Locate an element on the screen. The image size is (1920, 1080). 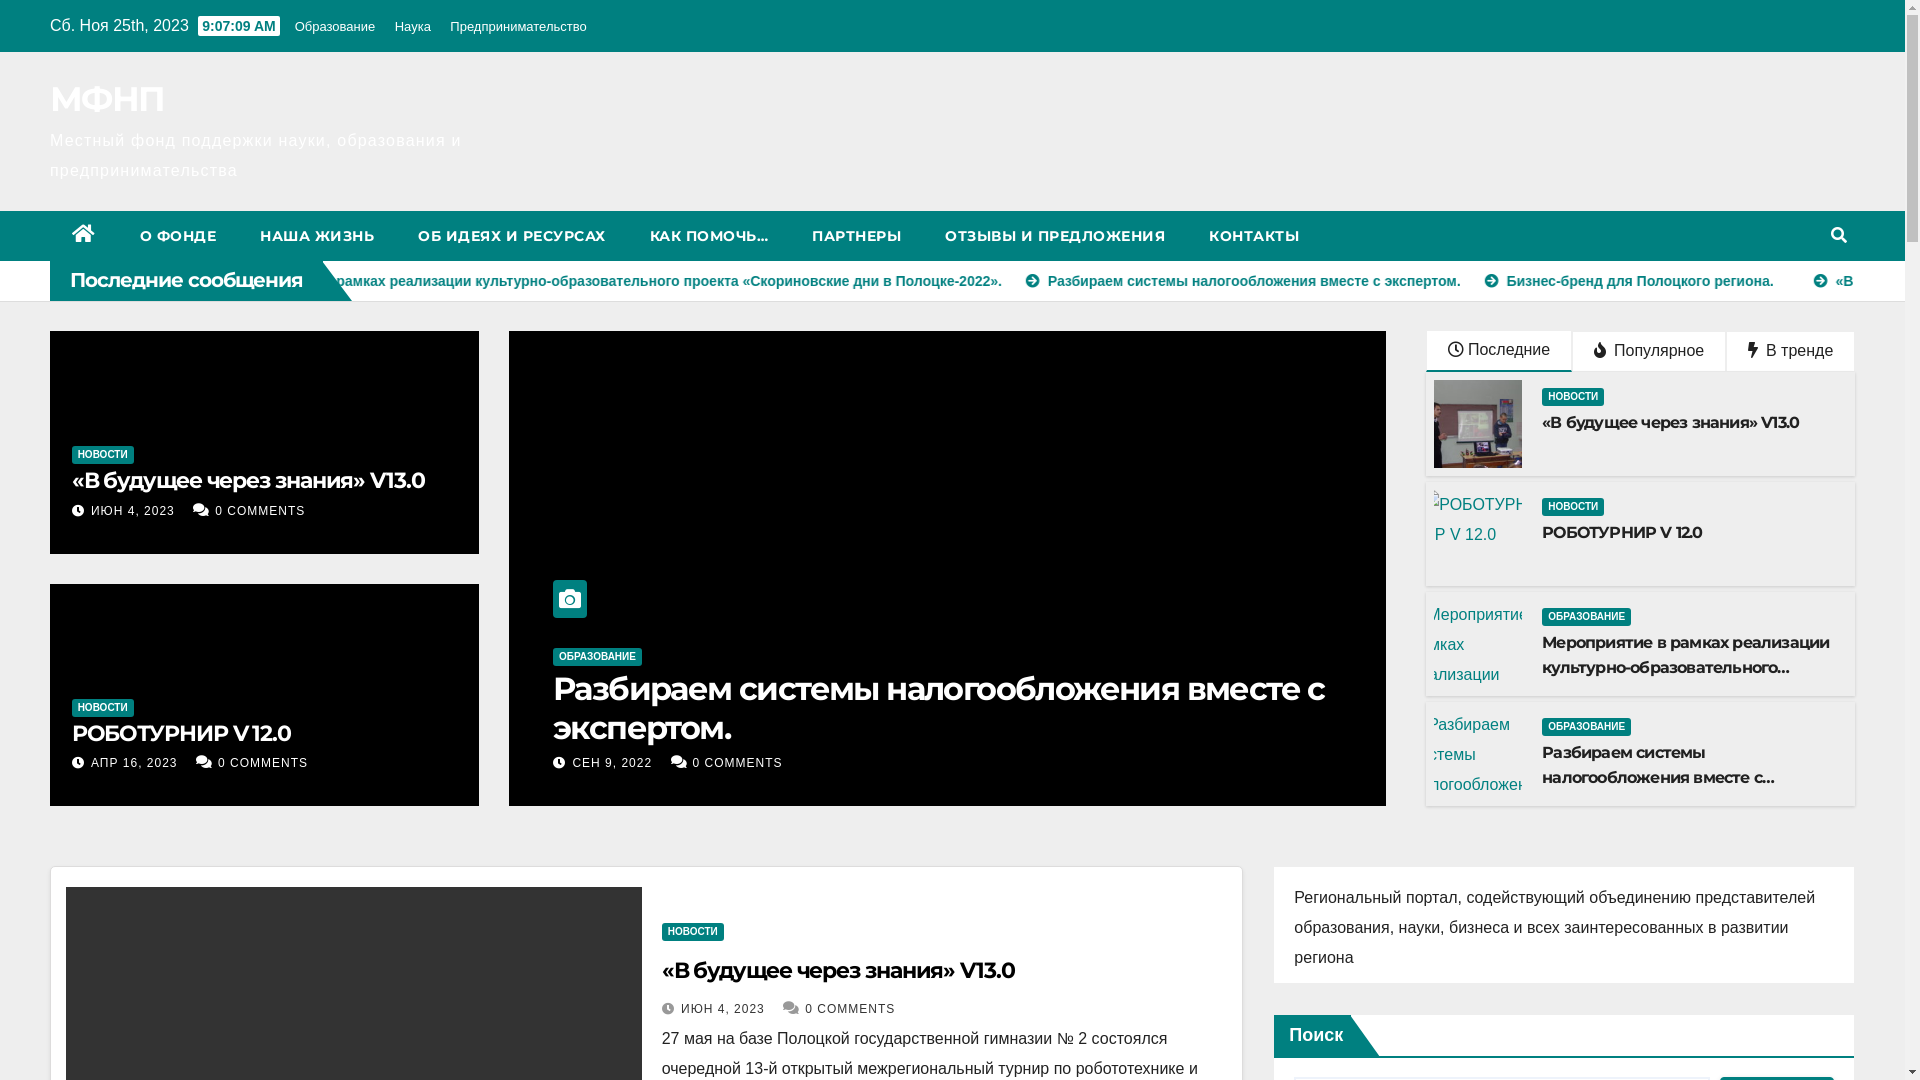
'0 COMMENTS' is located at coordinates (262, 763).